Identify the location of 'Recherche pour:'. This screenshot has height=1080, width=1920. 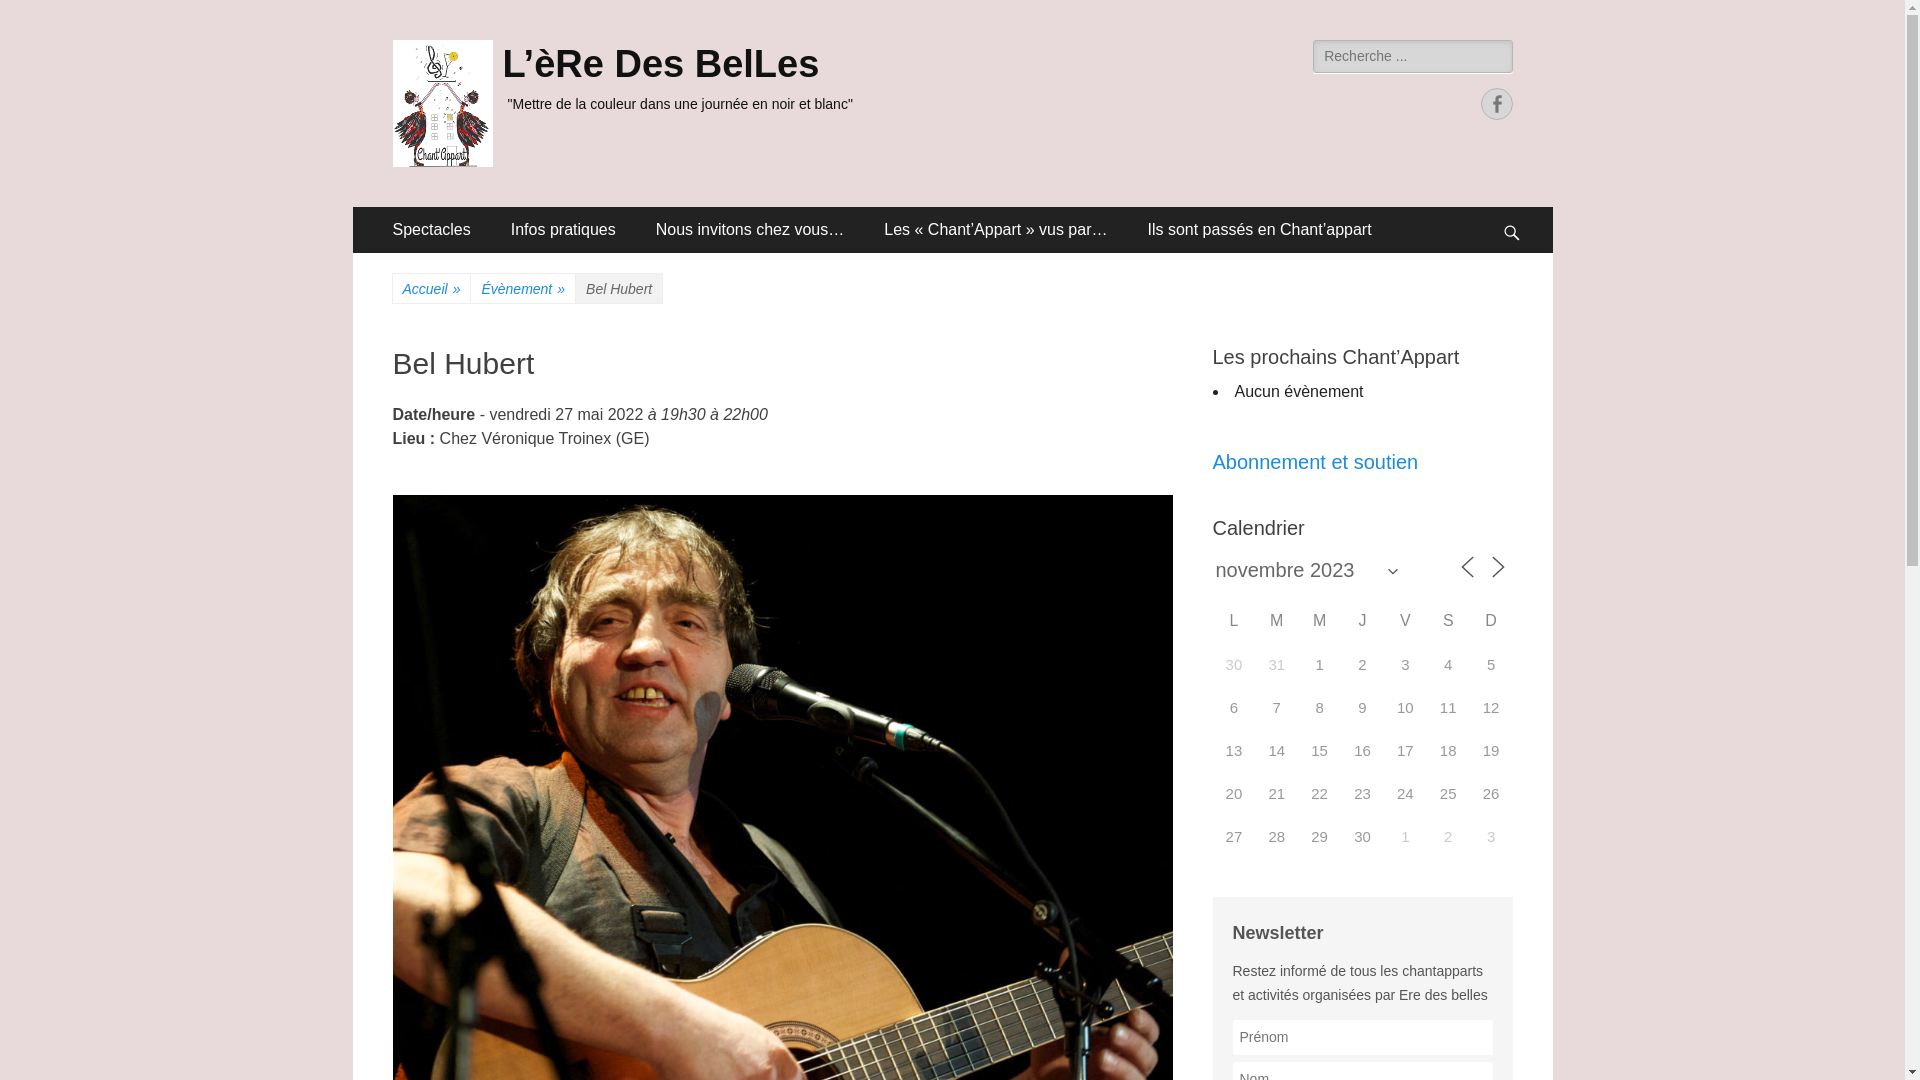
(1313, 55).